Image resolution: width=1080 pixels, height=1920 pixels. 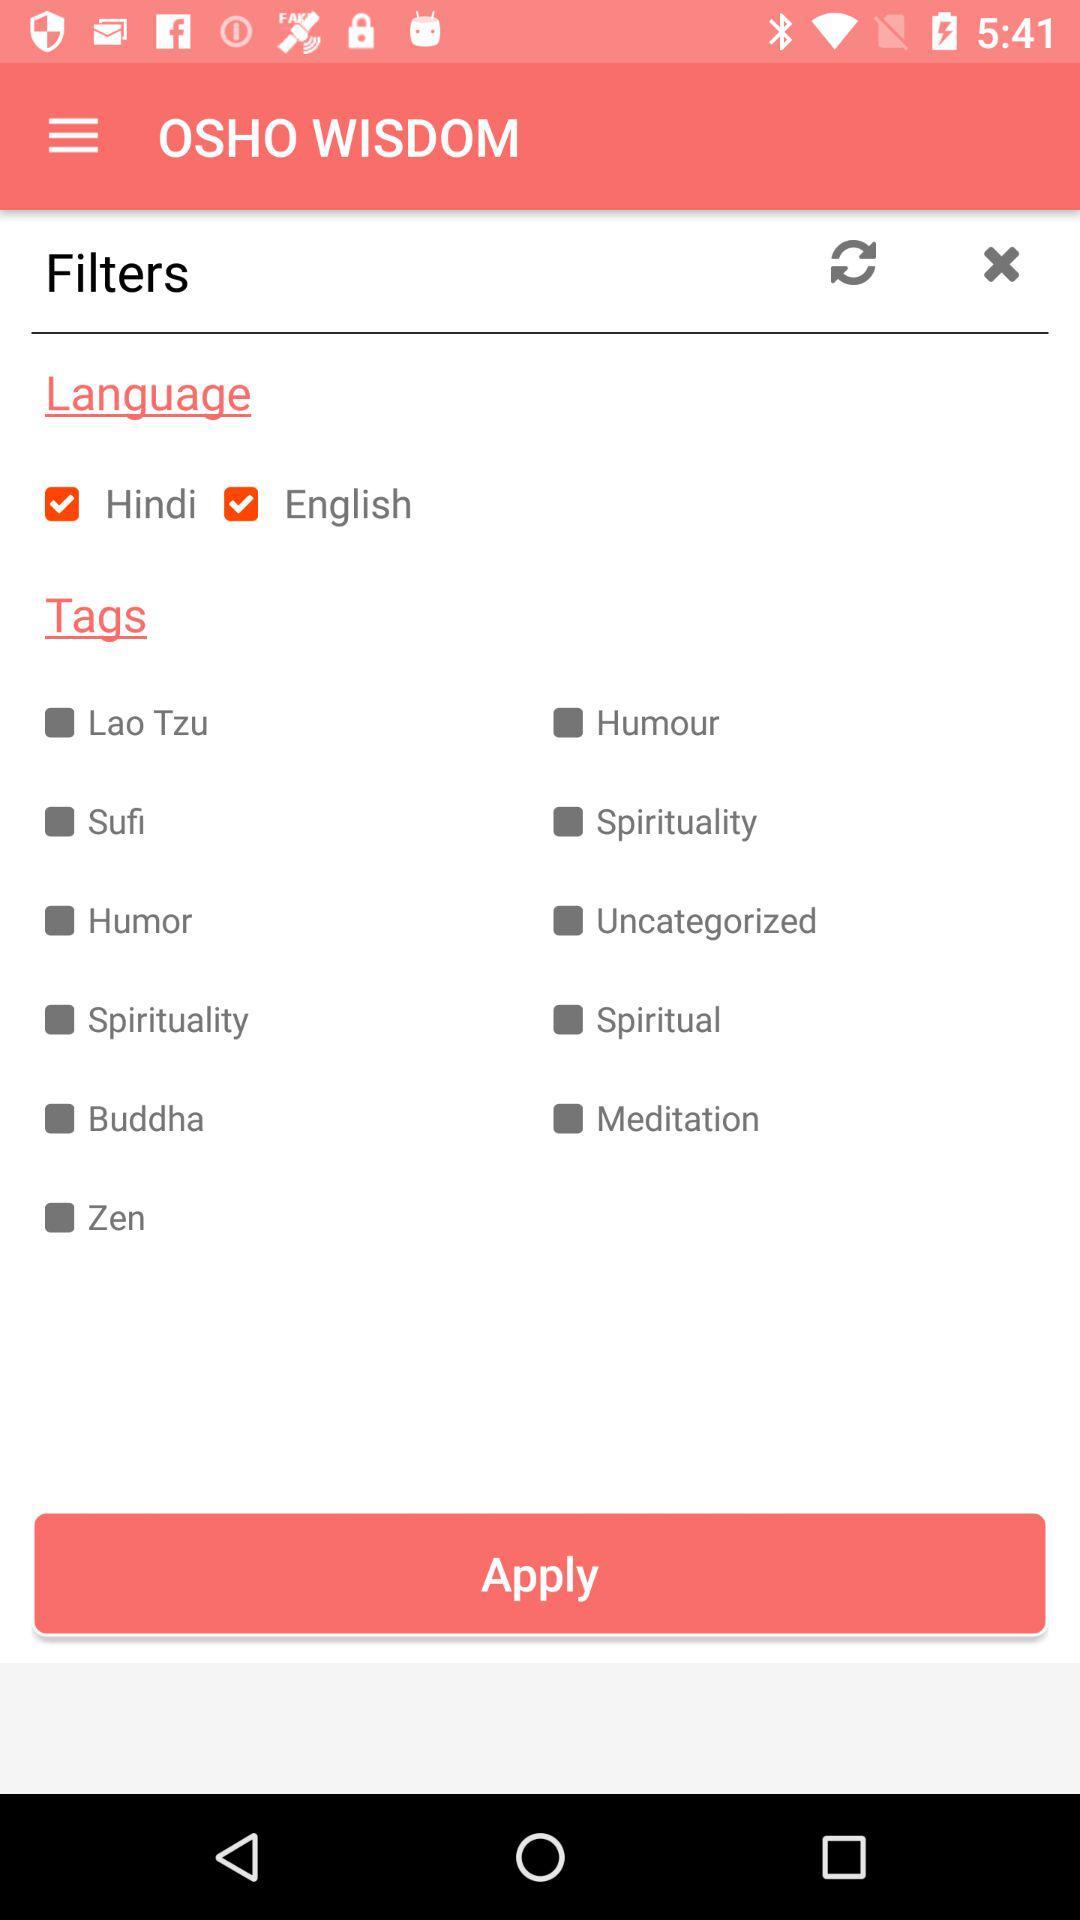 I want to click on the item next to the osho wisdom, so click(x=72, y=135).